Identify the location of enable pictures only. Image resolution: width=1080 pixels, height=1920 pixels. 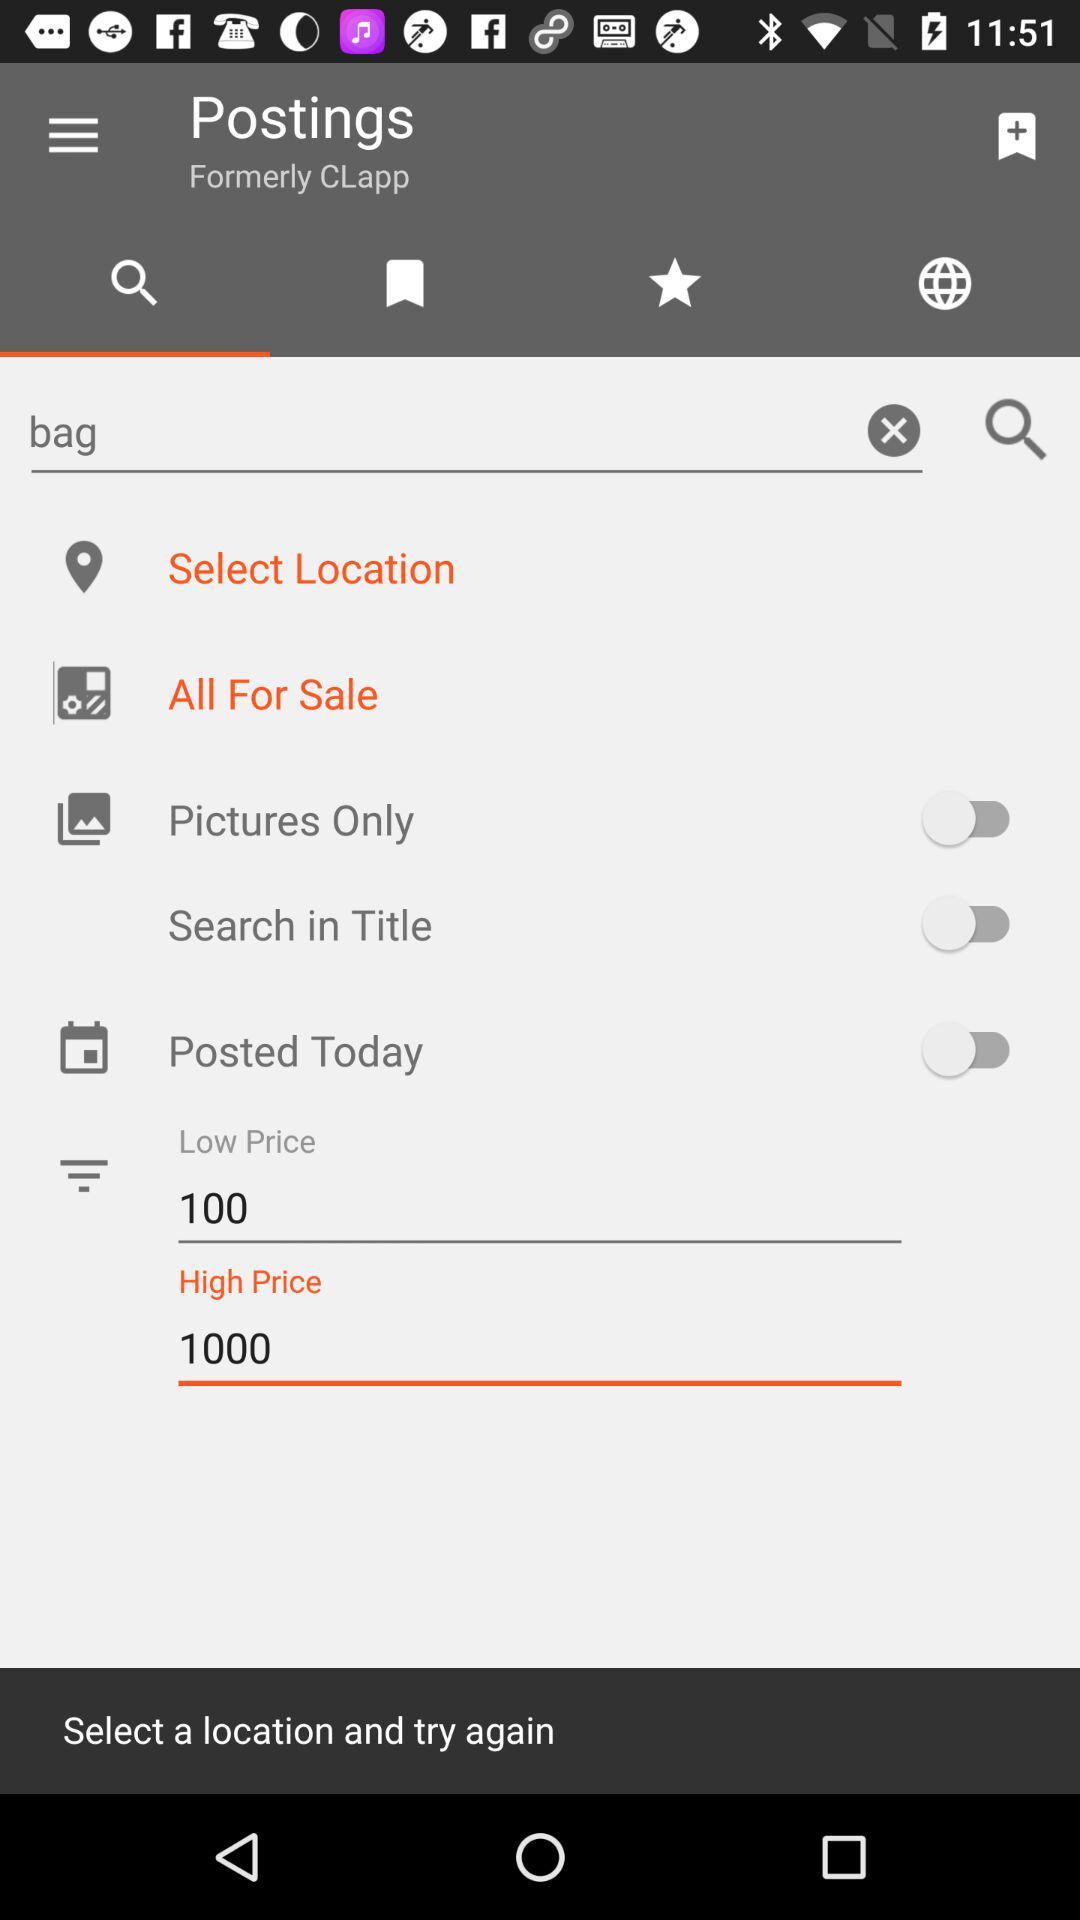
(974, 818).